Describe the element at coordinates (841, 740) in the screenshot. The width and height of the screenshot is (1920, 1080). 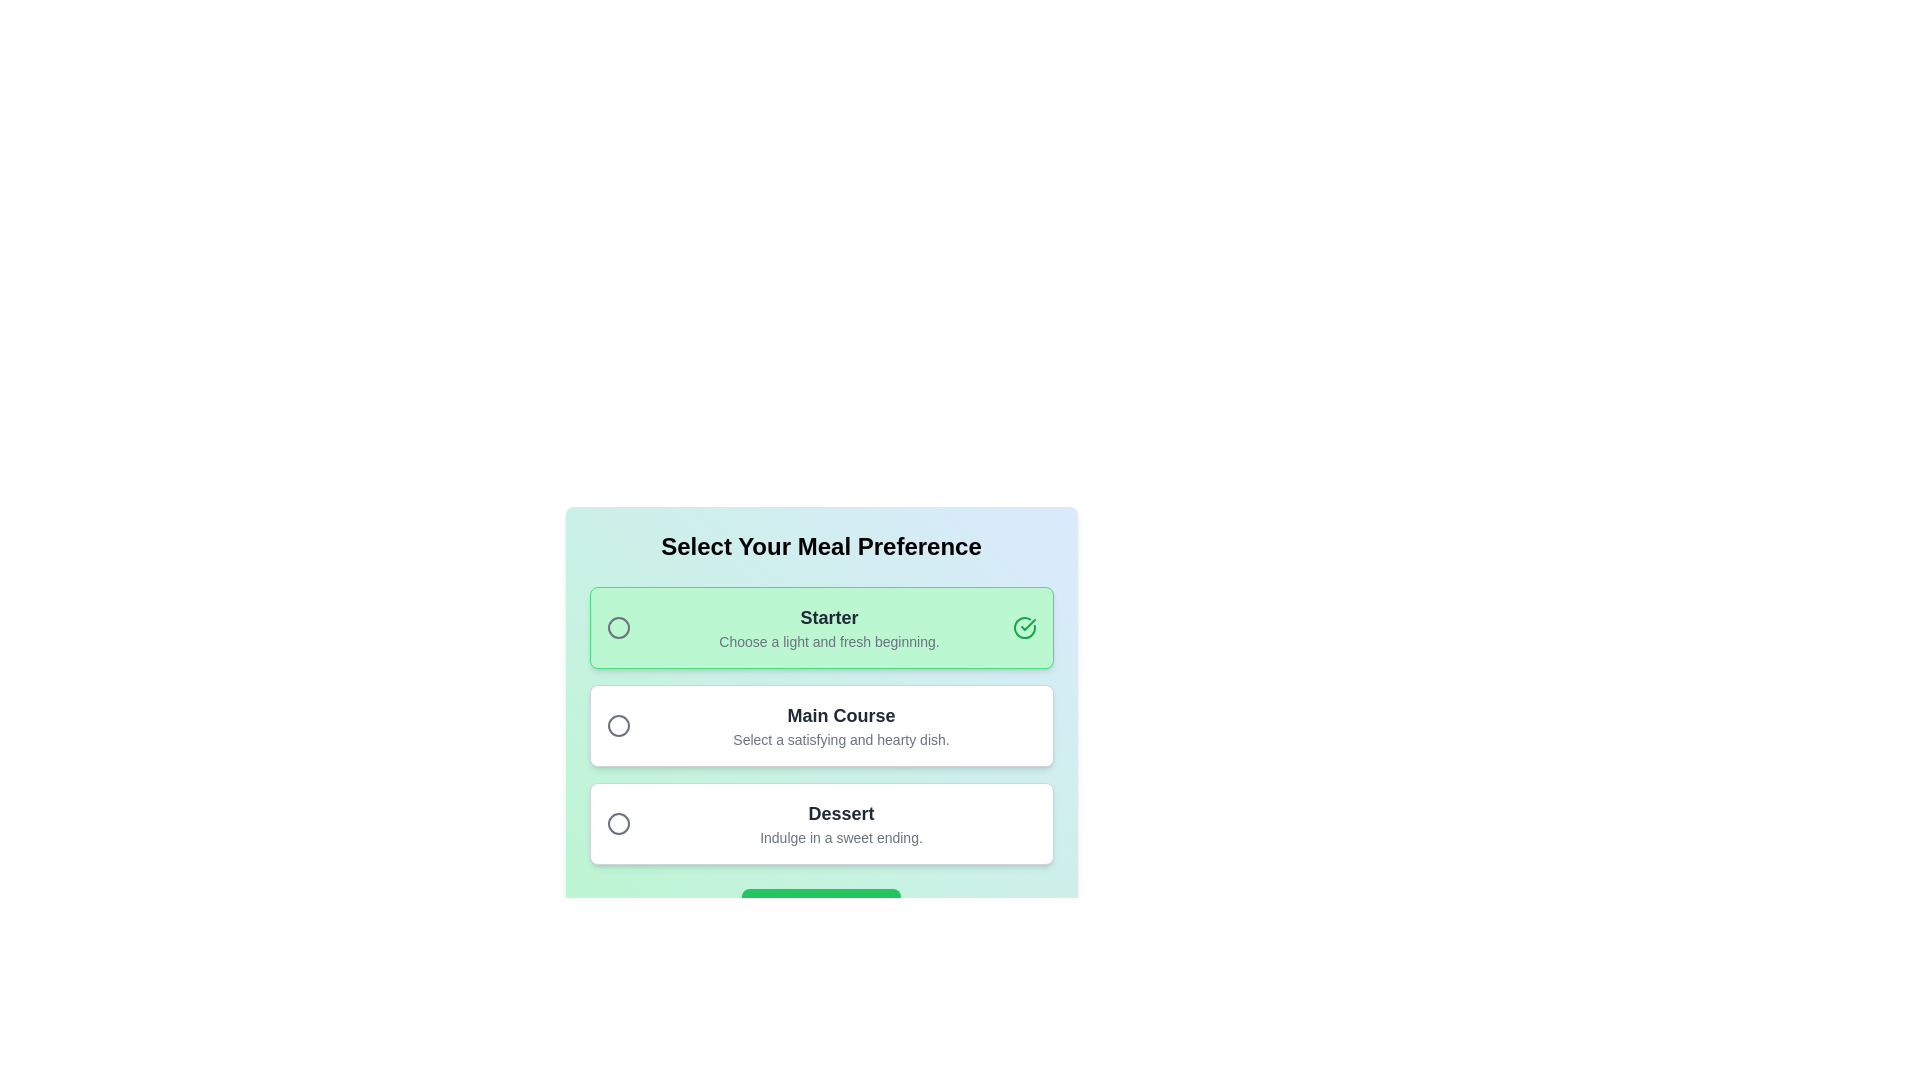
I see `the descriptive text label for the 'Main Course' option in the meal preference selection interface, which is located beneath the 'Main Course' heading` at that location.